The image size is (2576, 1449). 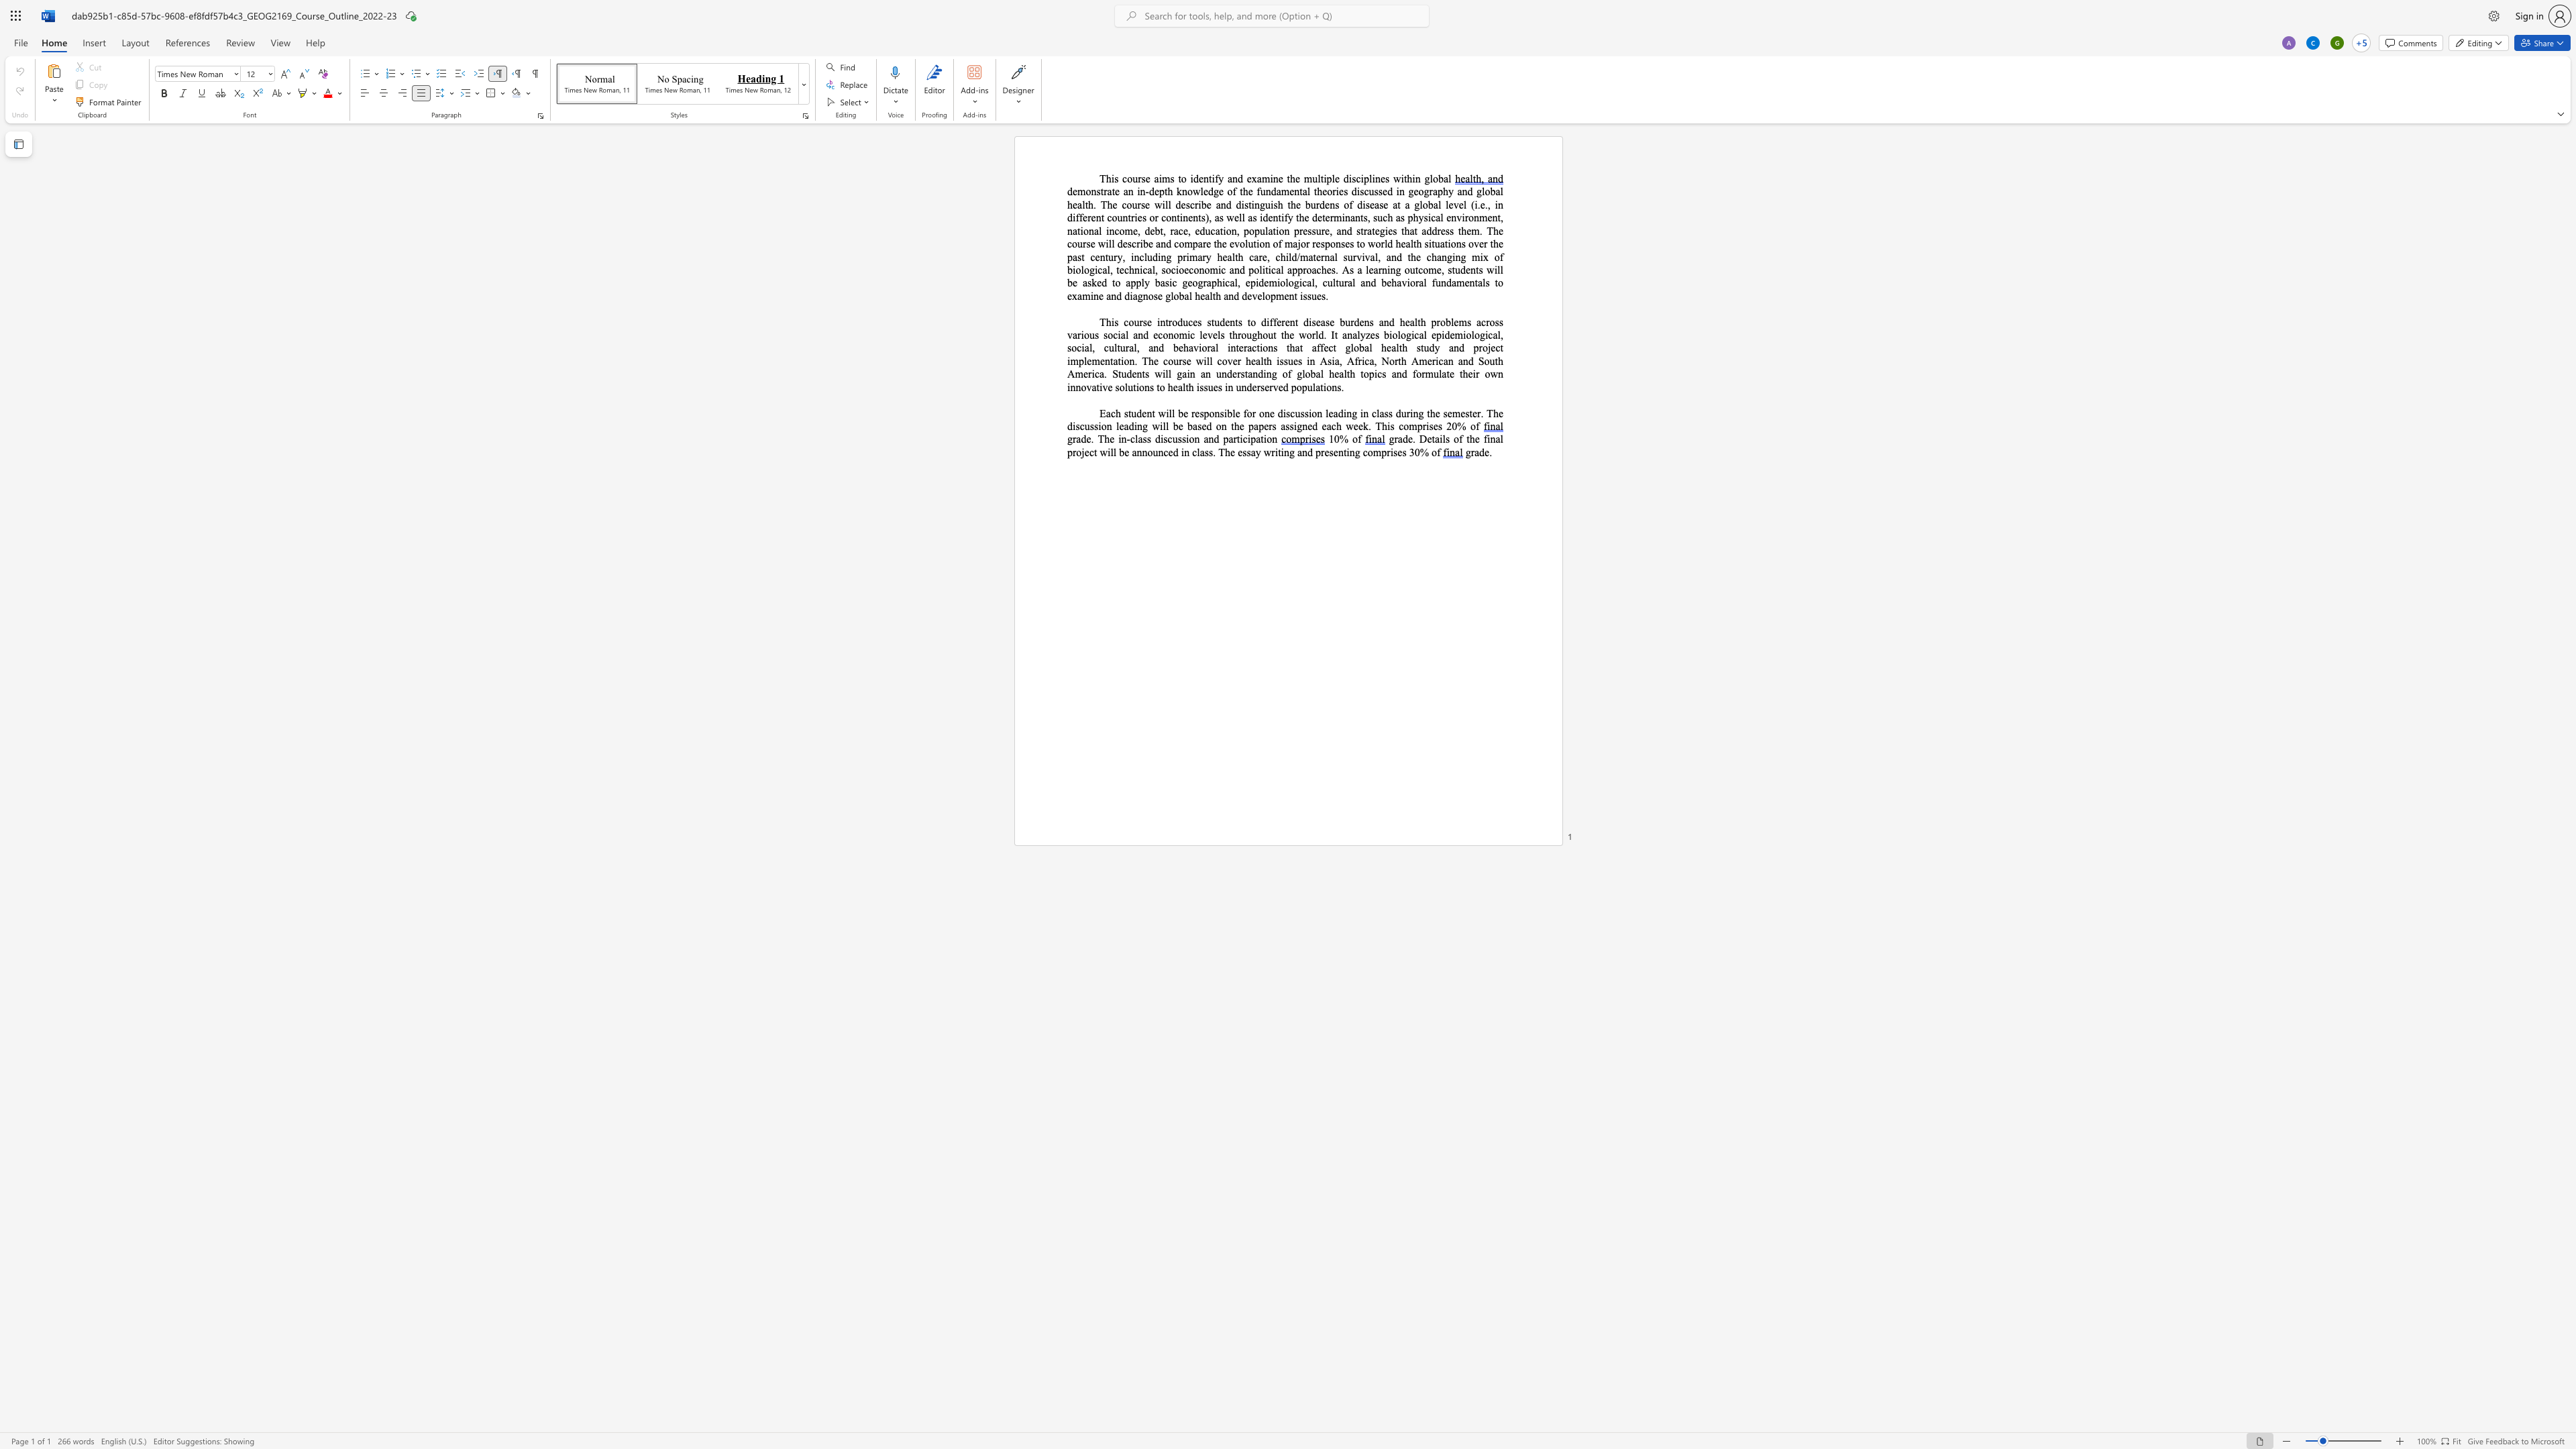 What do you see at coordinates (1214, 296) in the screenshot?
I see `the 3th character "t" in the text` at bounding box center [1214, 296].